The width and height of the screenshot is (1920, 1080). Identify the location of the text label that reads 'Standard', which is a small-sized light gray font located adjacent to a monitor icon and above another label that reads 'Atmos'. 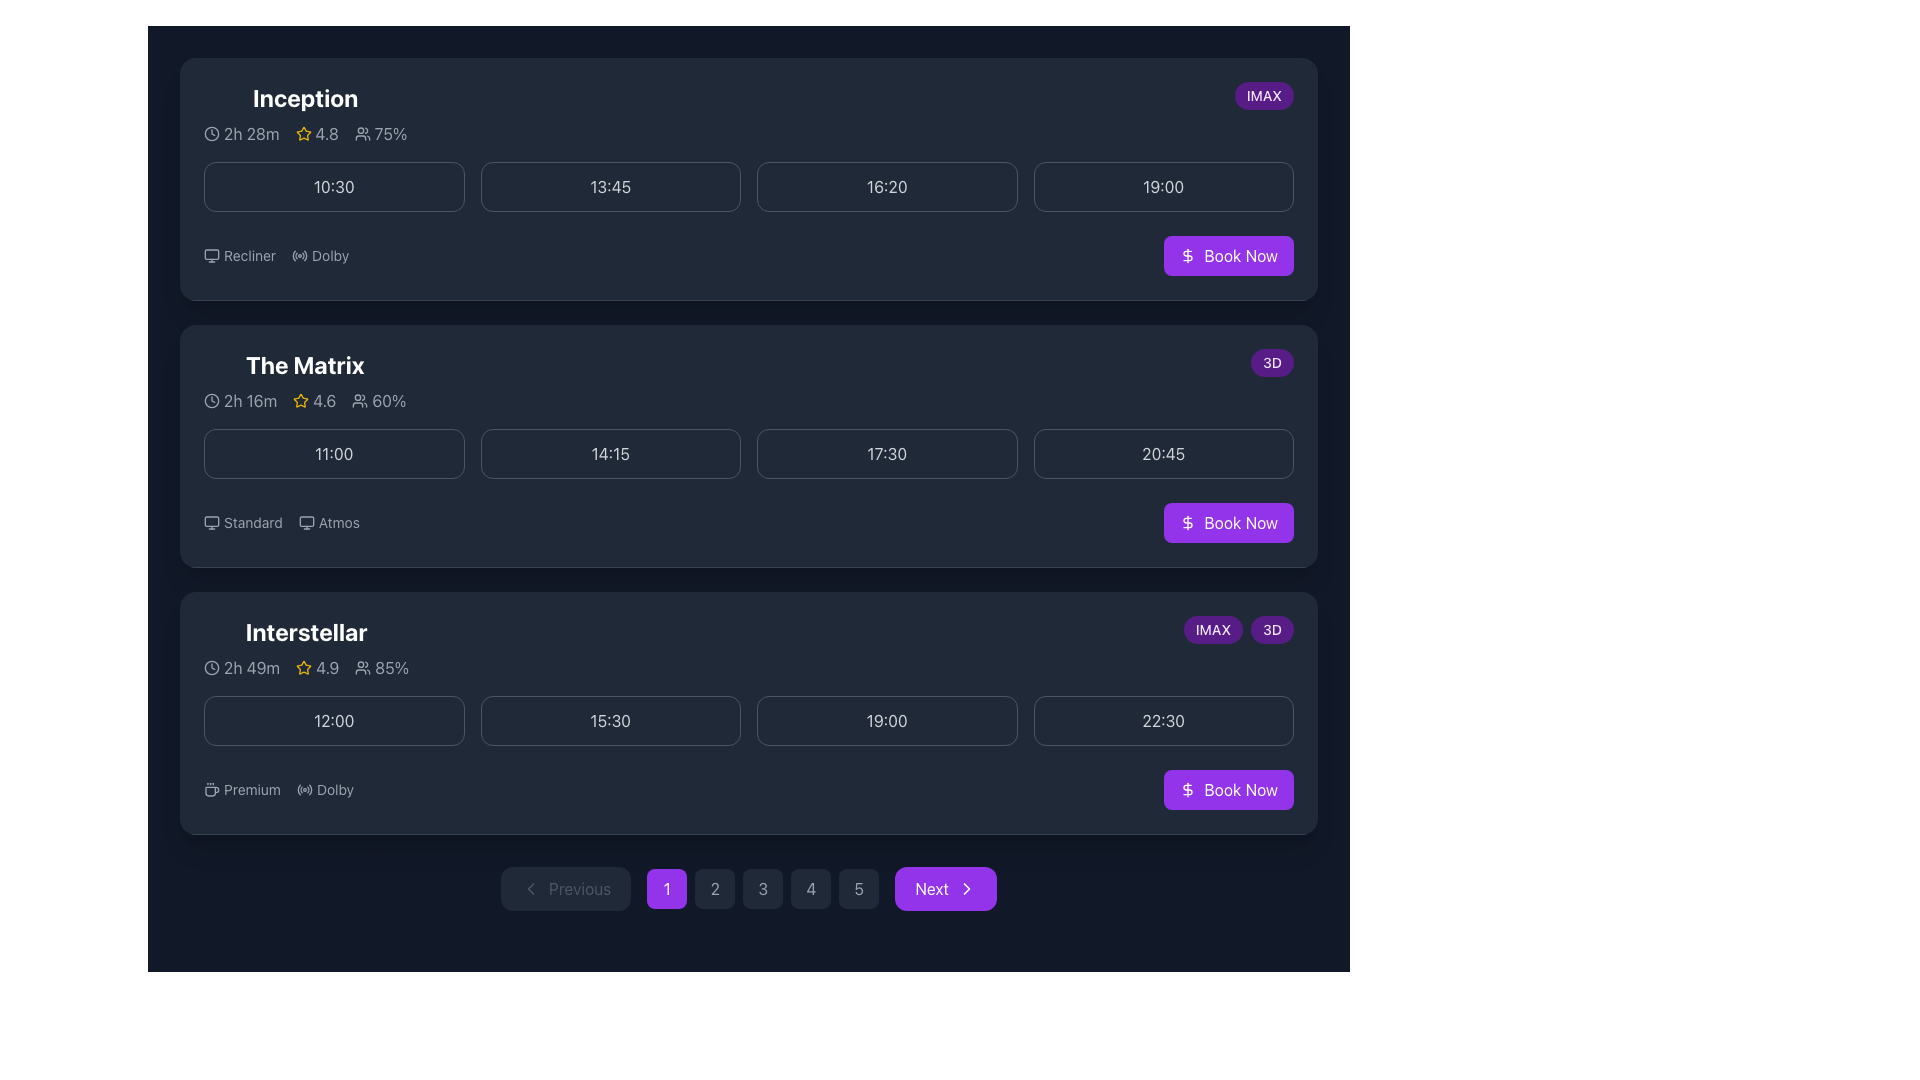
(252, 522).